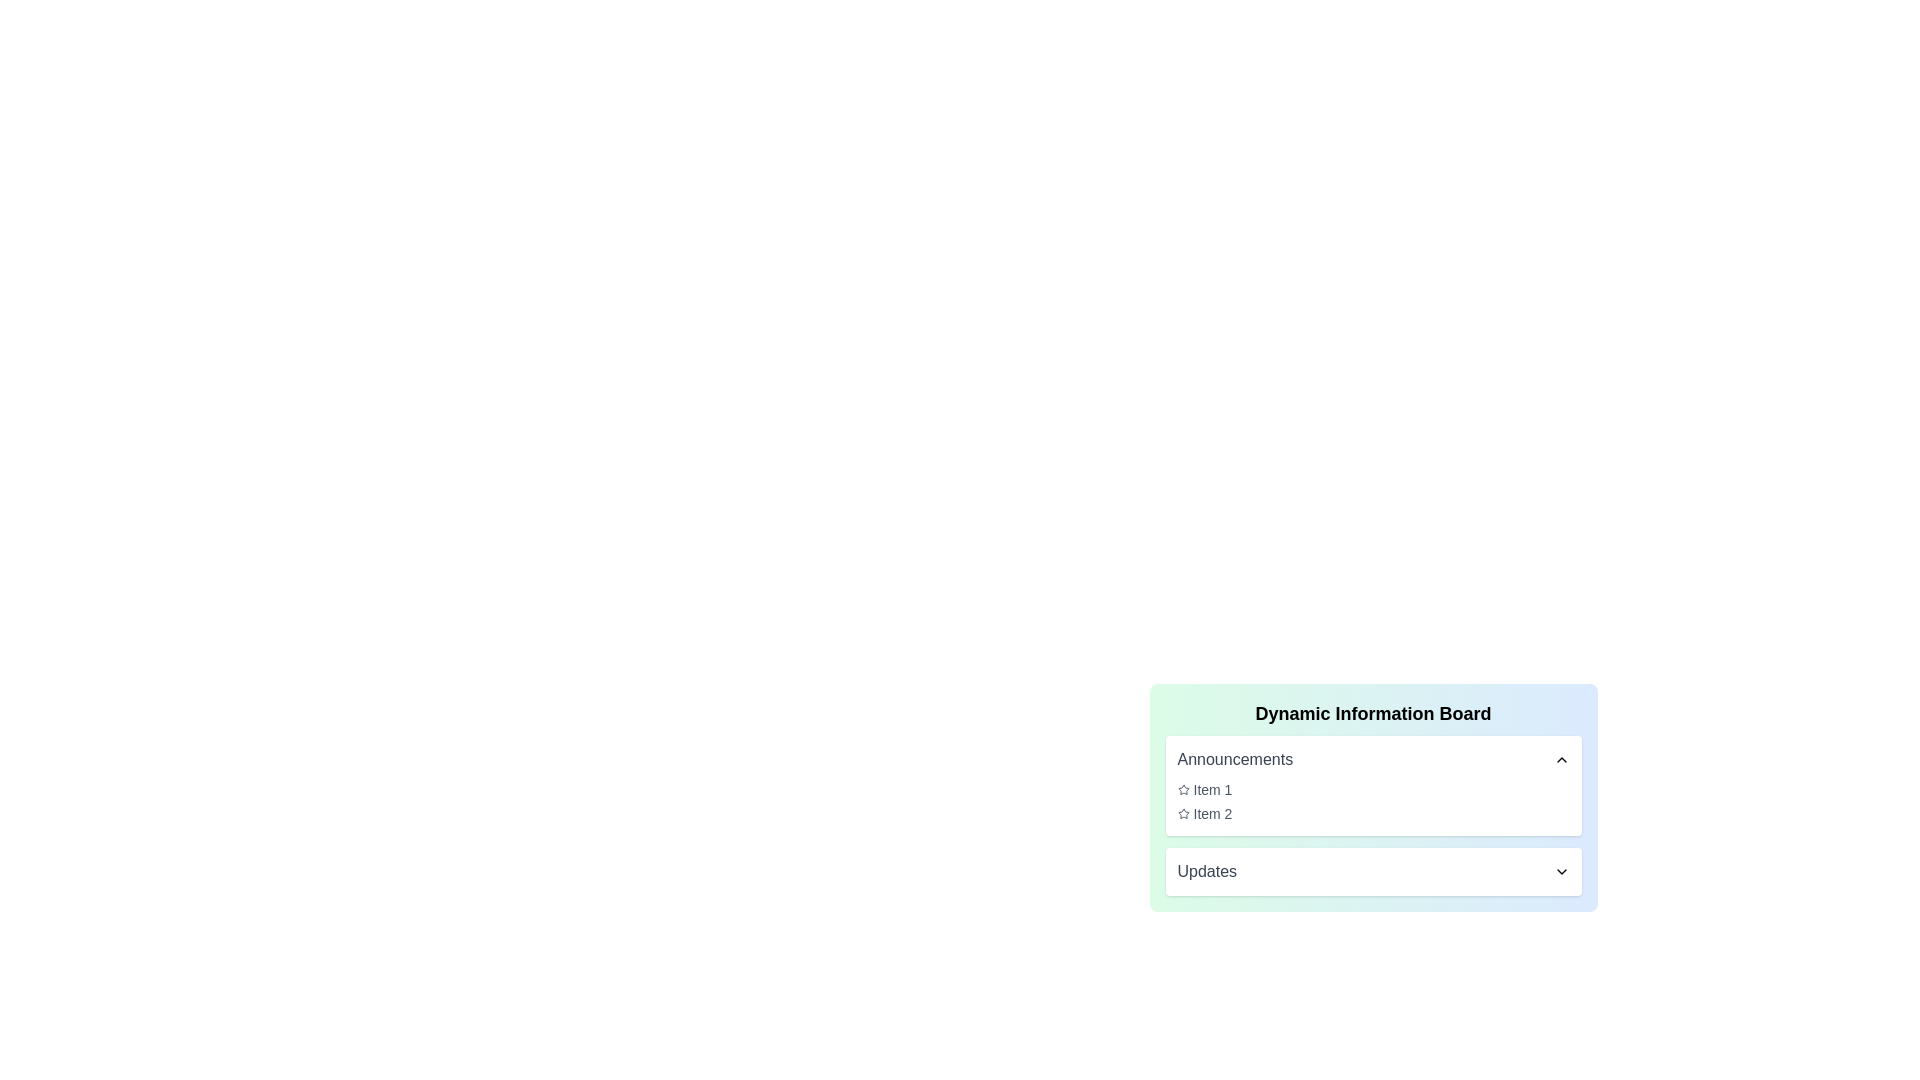 The width and height of the screenshot is (1920, 1080). What do you see at coordinates (1372, 813) in the screenshot?
I see `the list item Item 2 in the DynamicNestedList component` at bounding box center [1372, 813].